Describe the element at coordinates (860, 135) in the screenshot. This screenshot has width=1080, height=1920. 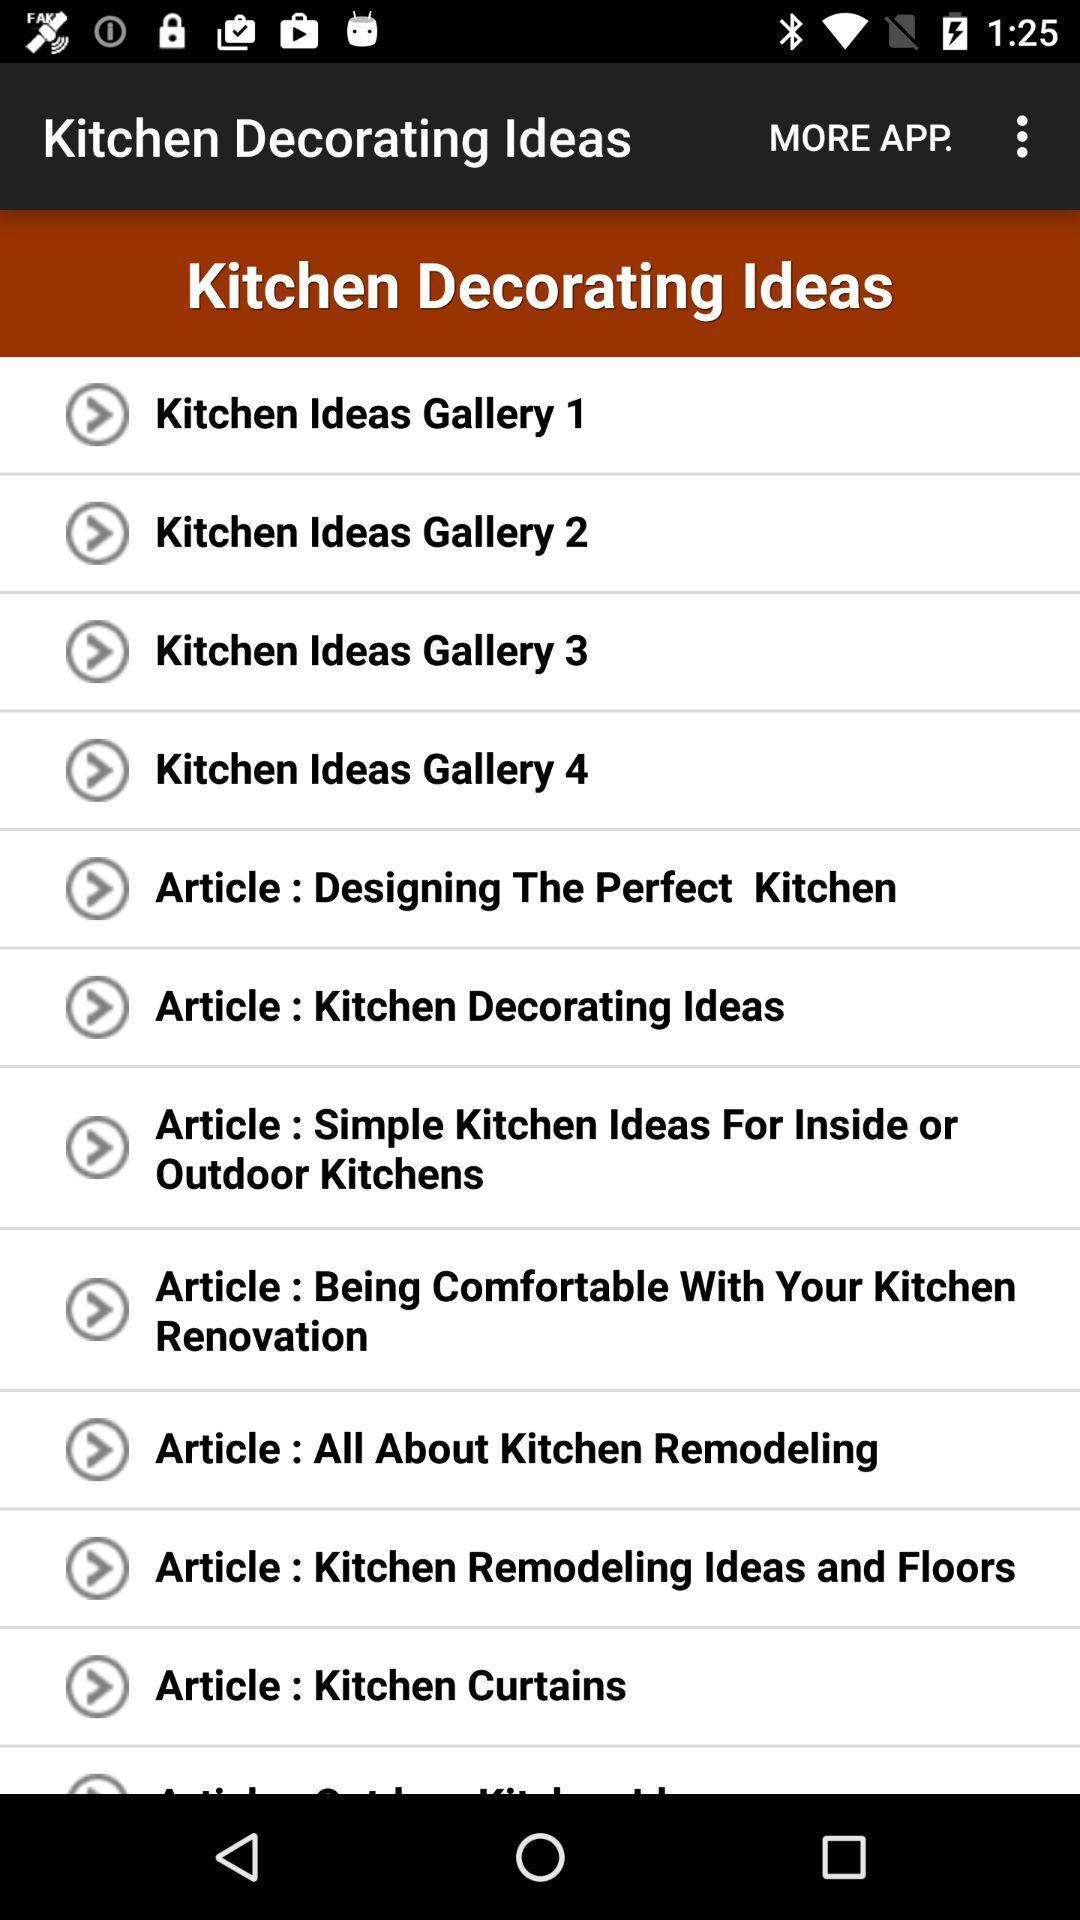
I see `more app. icon` at that location.